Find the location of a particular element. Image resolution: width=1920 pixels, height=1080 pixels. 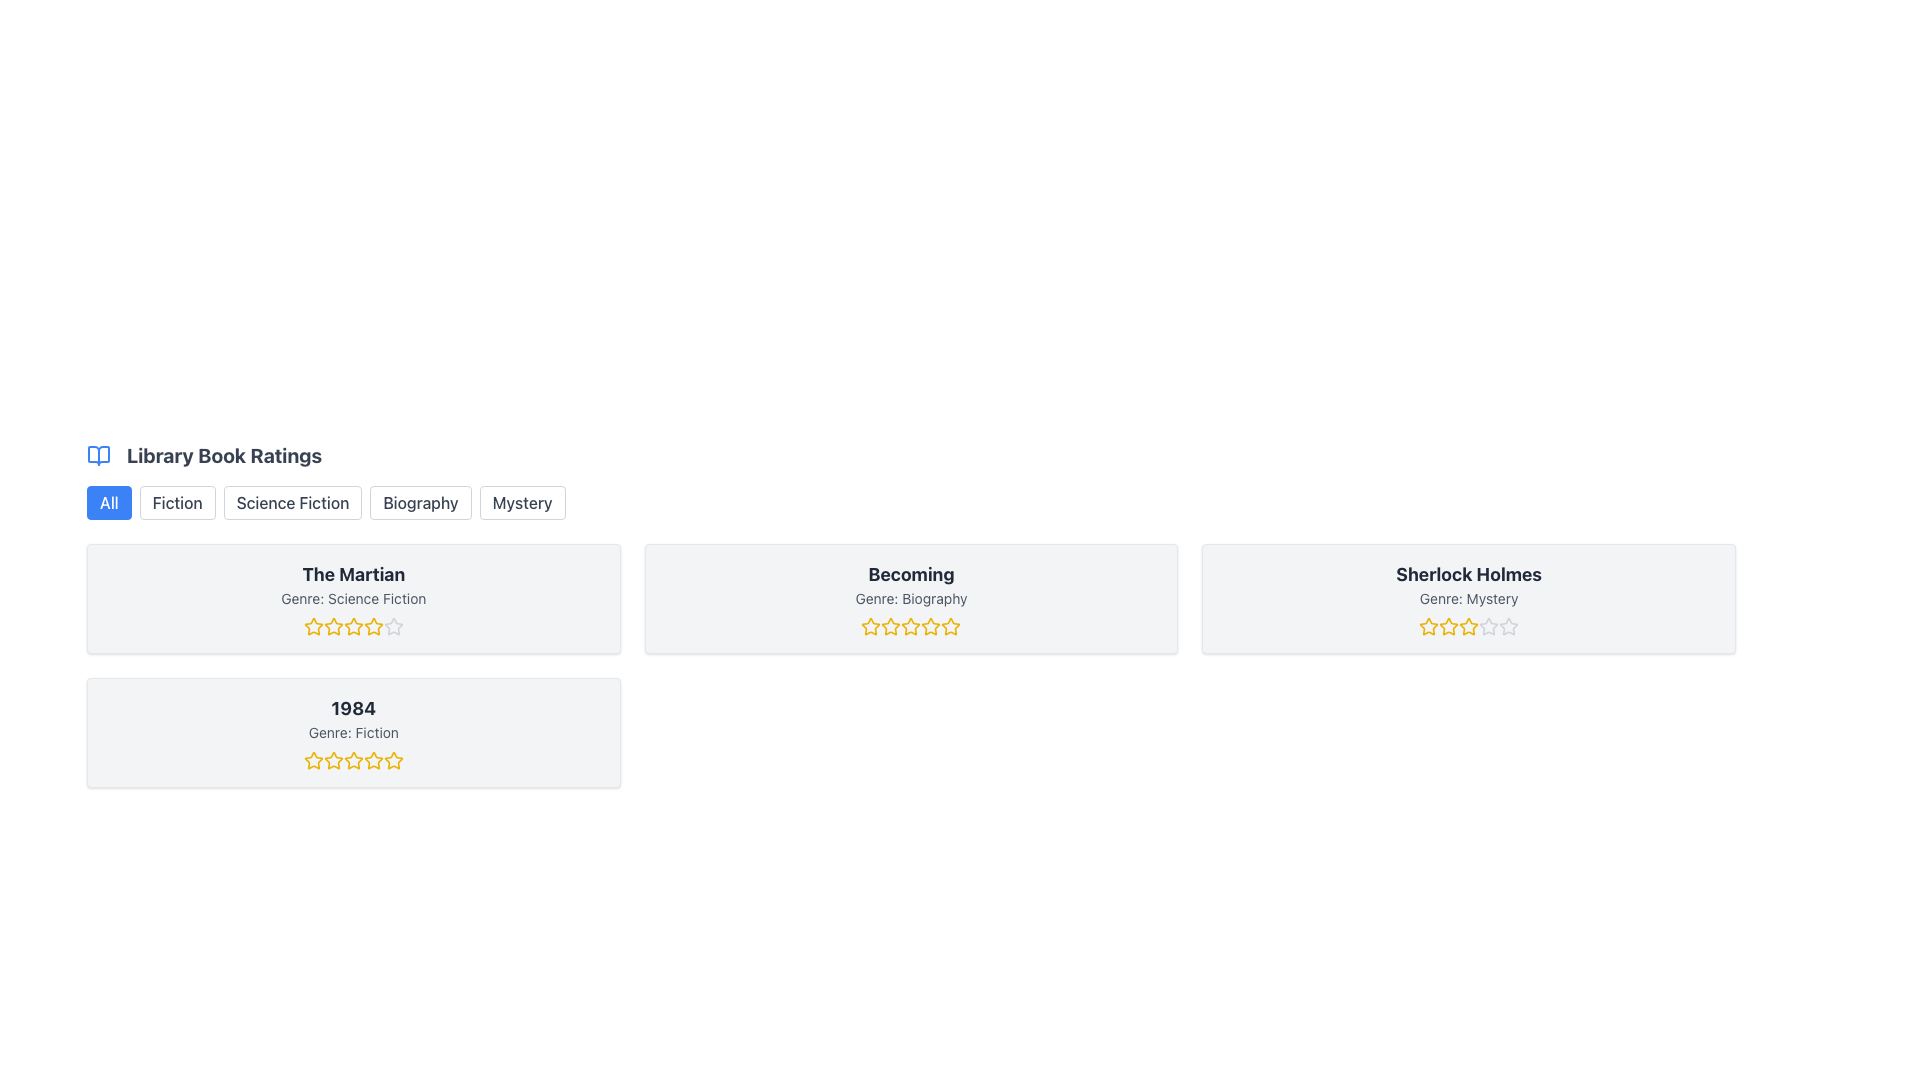

the second star icon in the rating system for 'The Martian' located in the 'Library Book Ratings' section is located at coordinates (312, 626).